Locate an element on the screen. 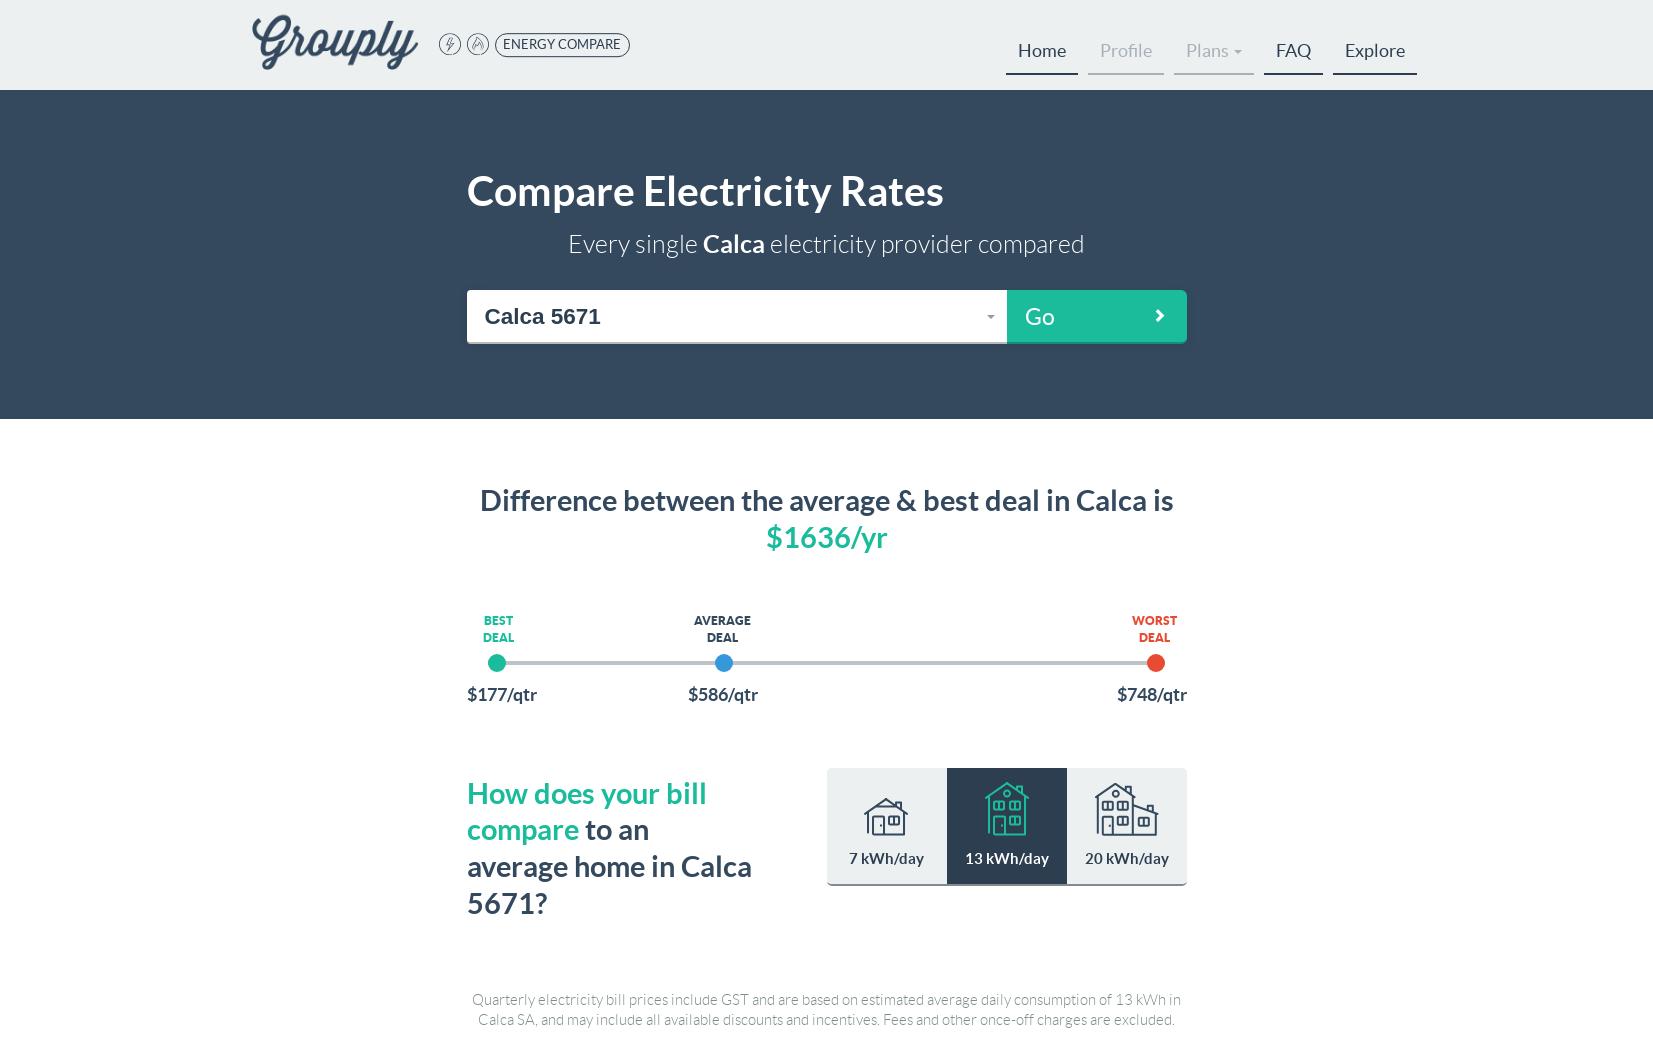 The width and height of the screenshot is (1653, 1039). 'Quarterly electricity bill prices include GST and are based on estimated average daily consumption of' is located at coordinates (792, 998).